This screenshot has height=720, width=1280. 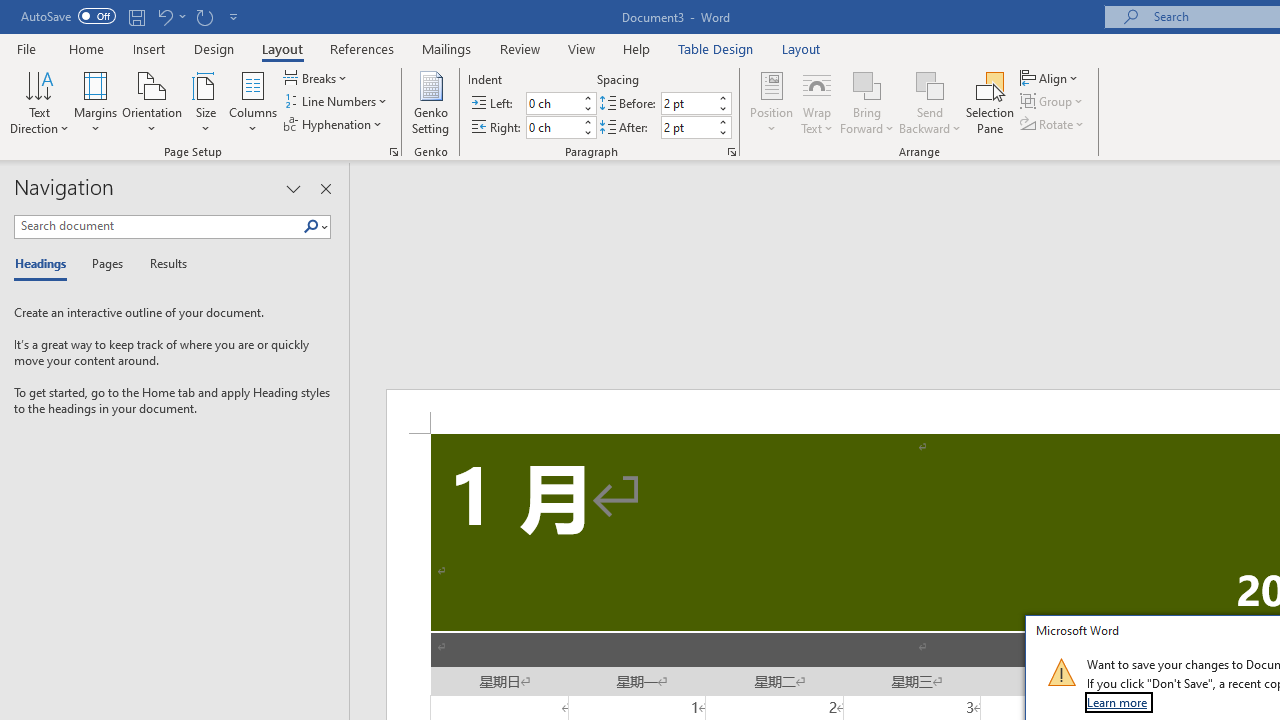 I want to click on 'Table Design', so click(x=716, y=48).